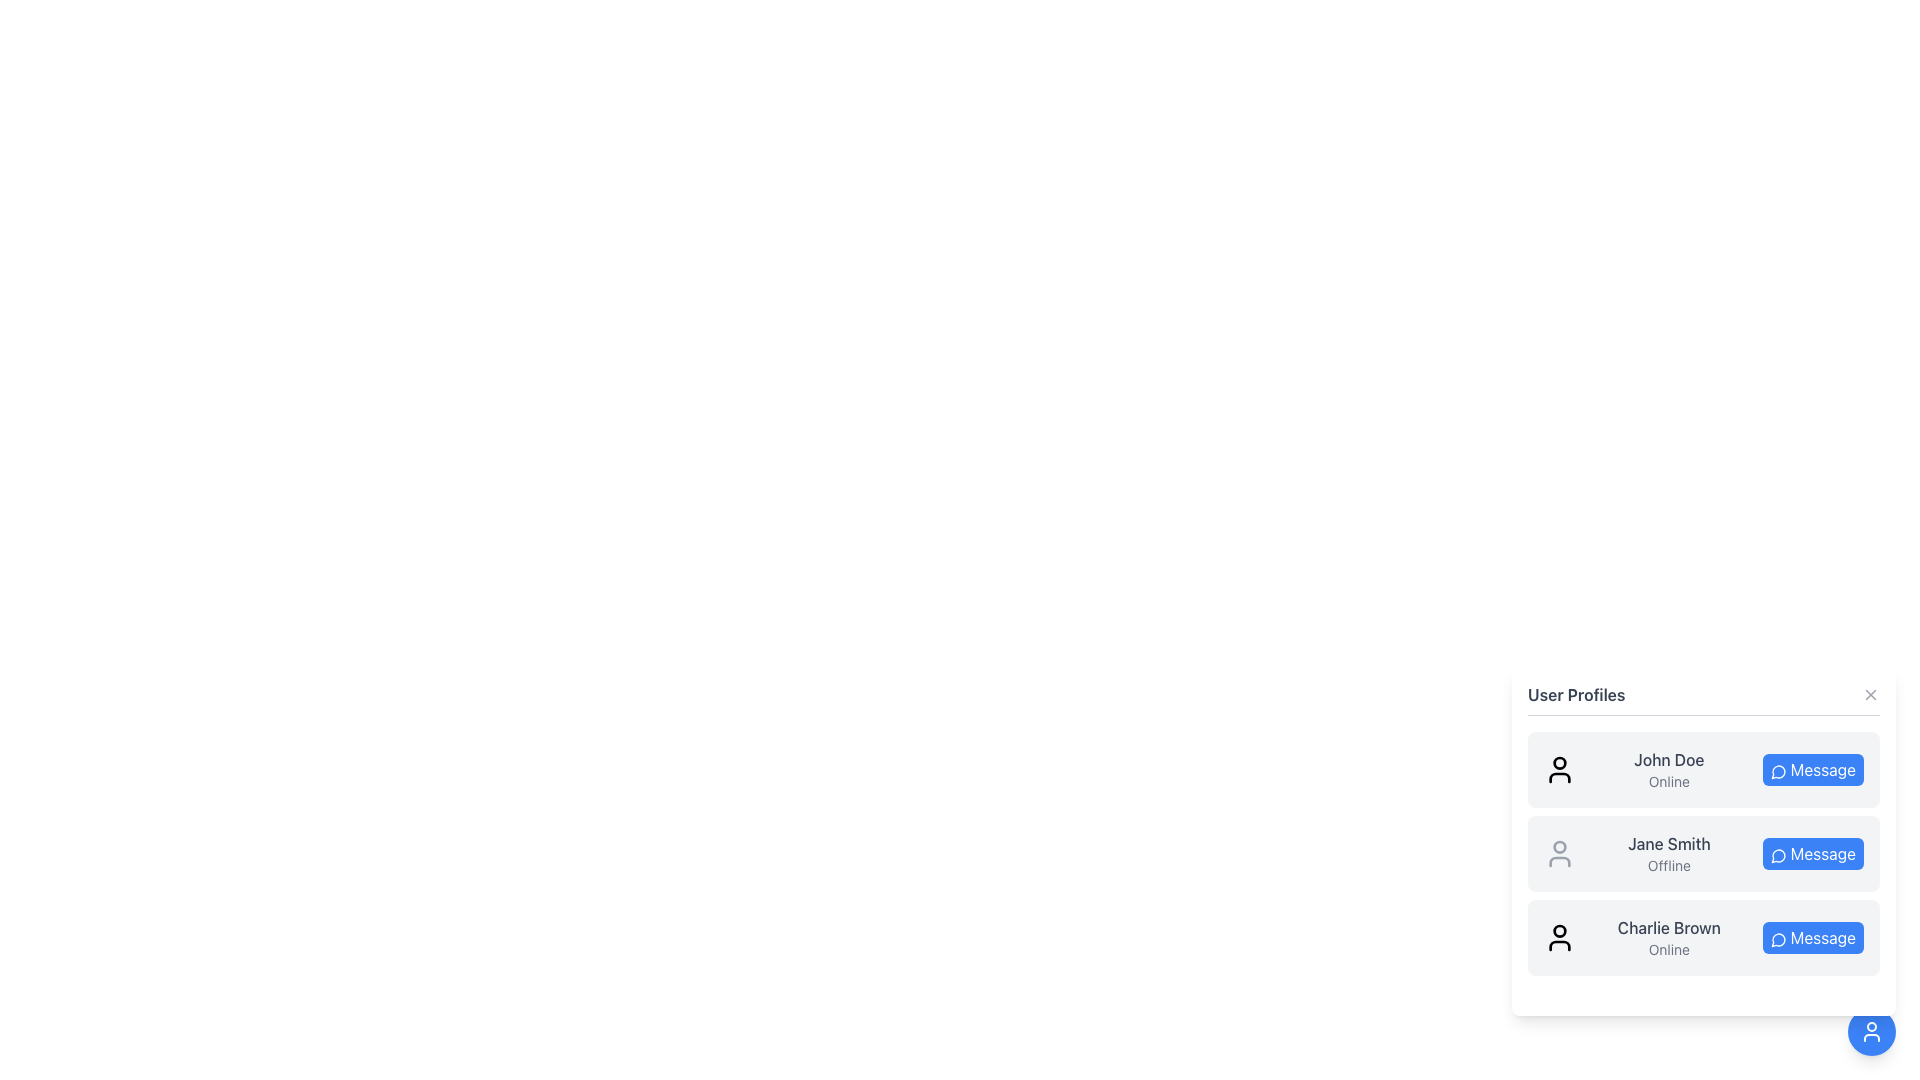 The height and width of the screenshot is (1080, 1920). I want to click on the 'X' icon close button located in the top-right corner of the user profile panel, so click(1870, 693).